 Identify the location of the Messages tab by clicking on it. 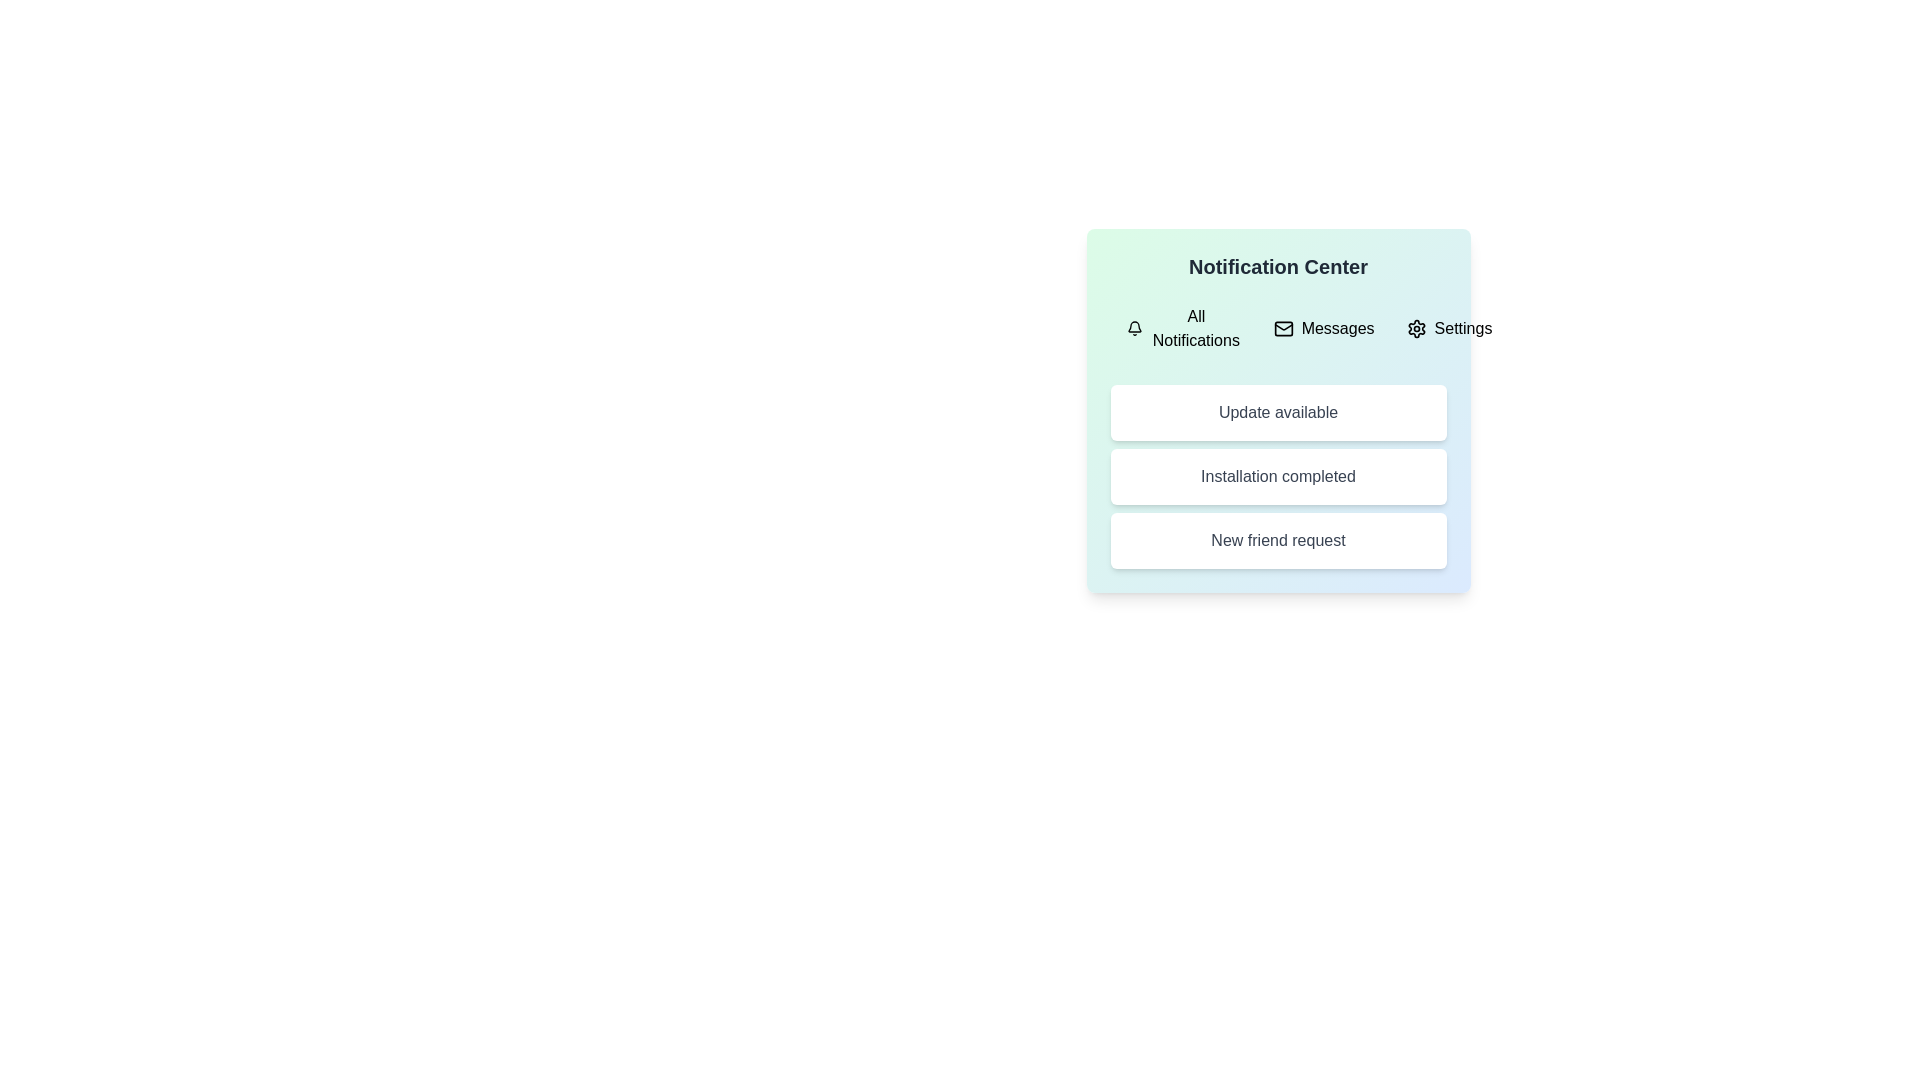
(1324, 327).